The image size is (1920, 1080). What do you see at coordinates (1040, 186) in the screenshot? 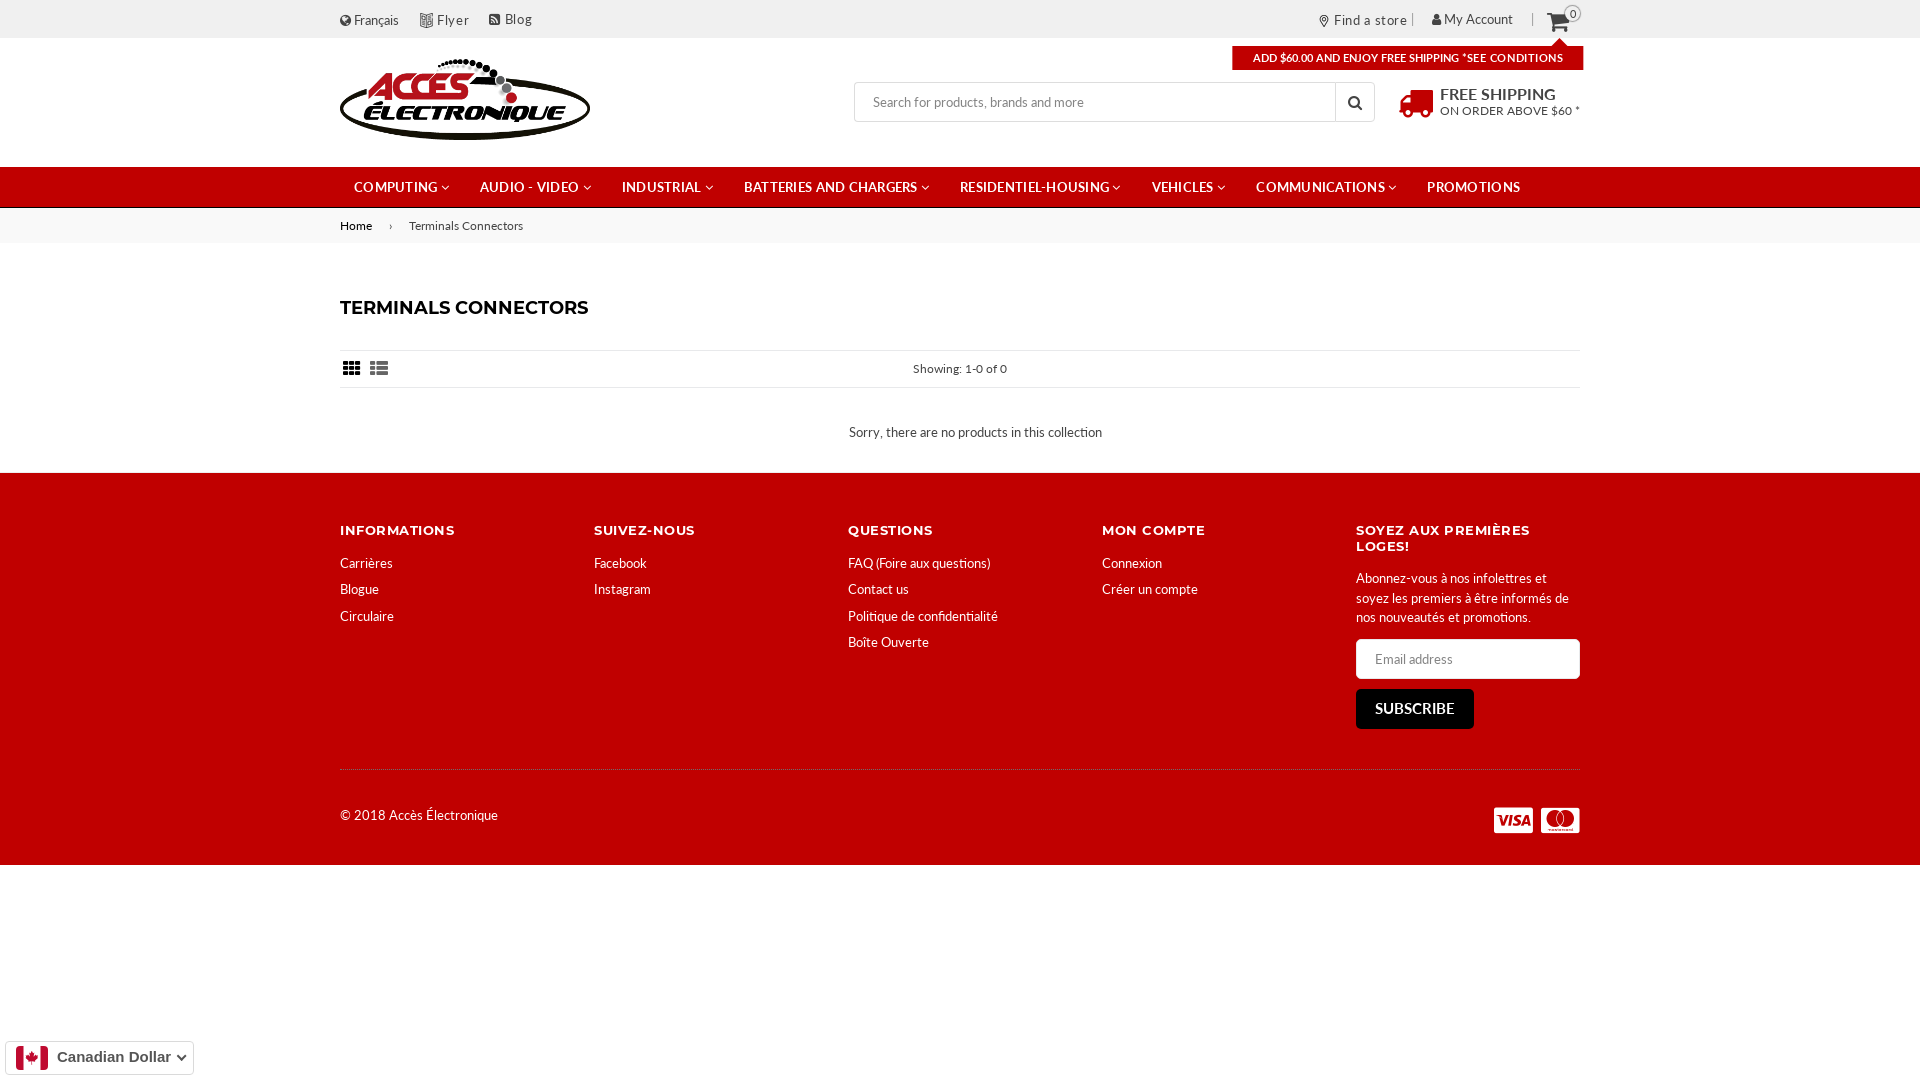
I see `'RESIDENTIEL-HOUSING'` at bounding box center [1040, 186].